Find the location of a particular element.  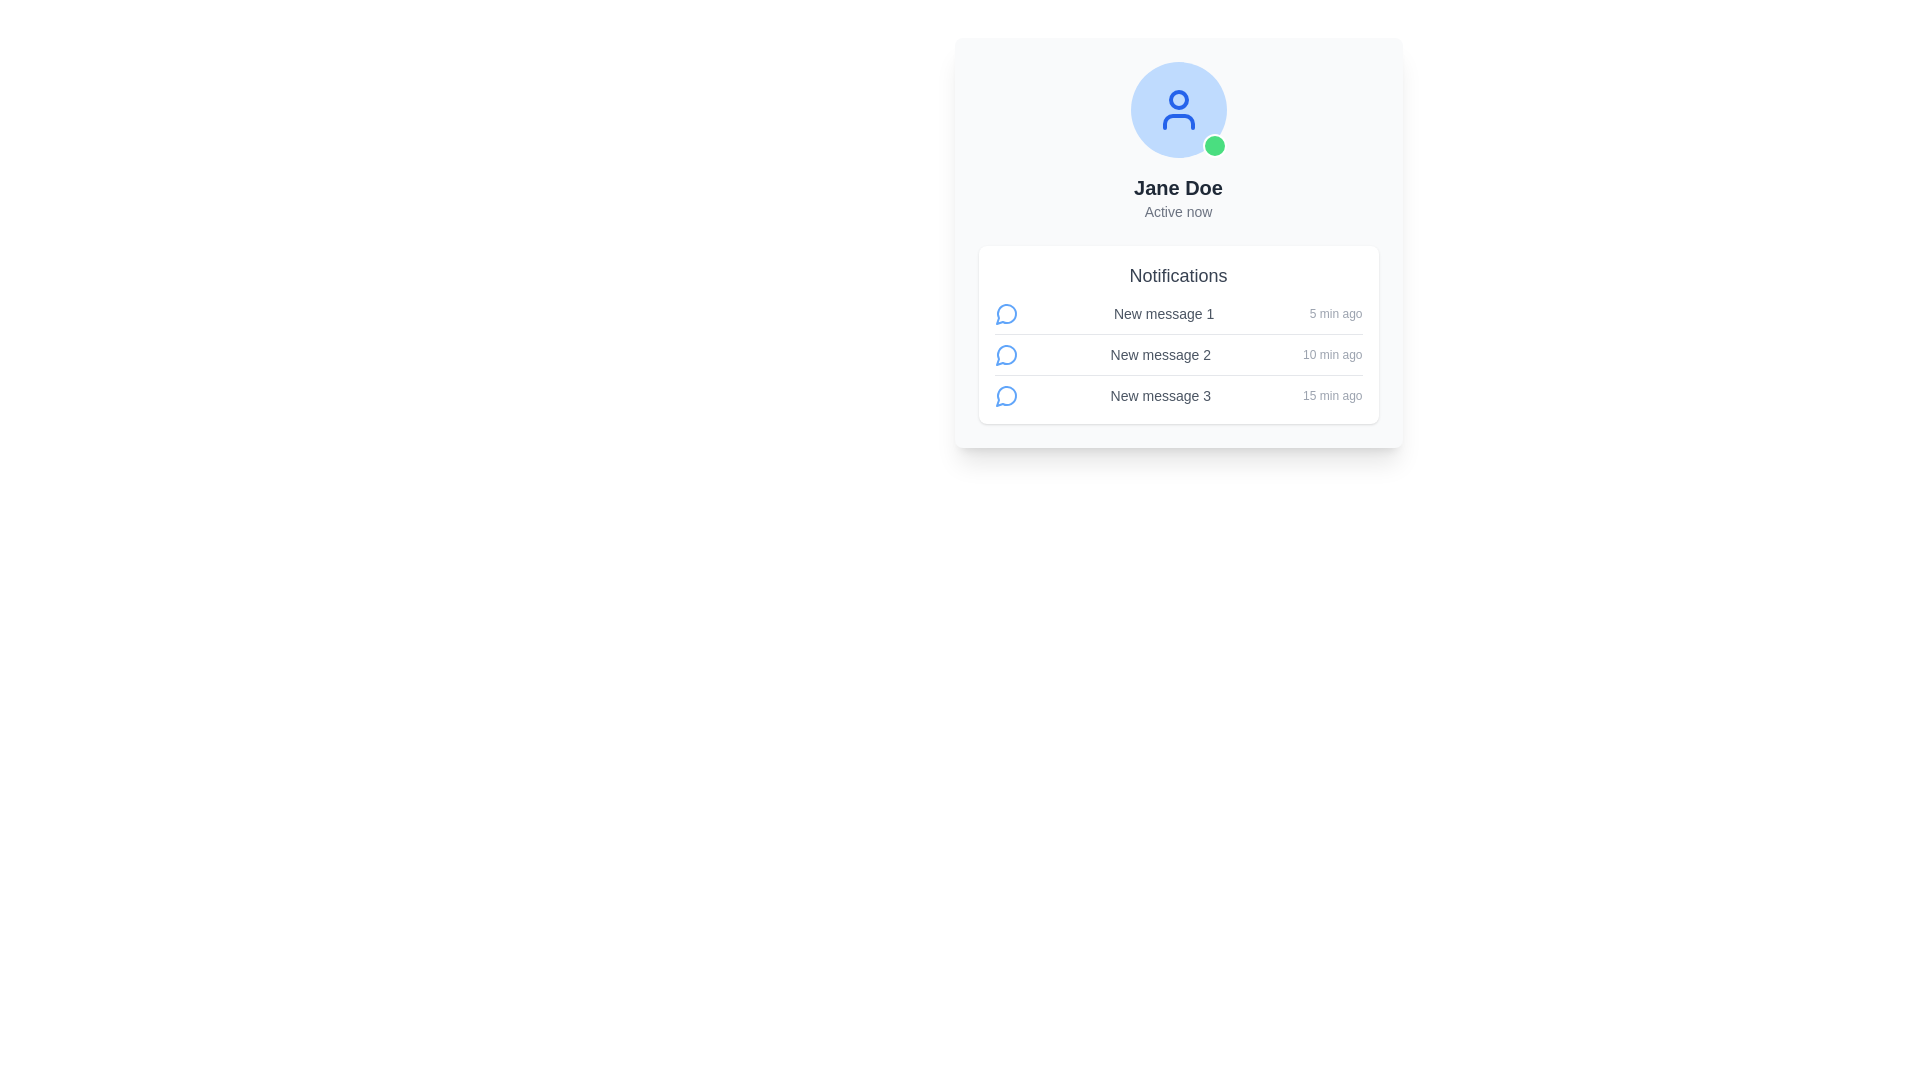

the first Notification List Item, which contains a blue chat icon, the text 'New message 1', and a timestamp '5 min ago' is located at coordinates (1178, 317).